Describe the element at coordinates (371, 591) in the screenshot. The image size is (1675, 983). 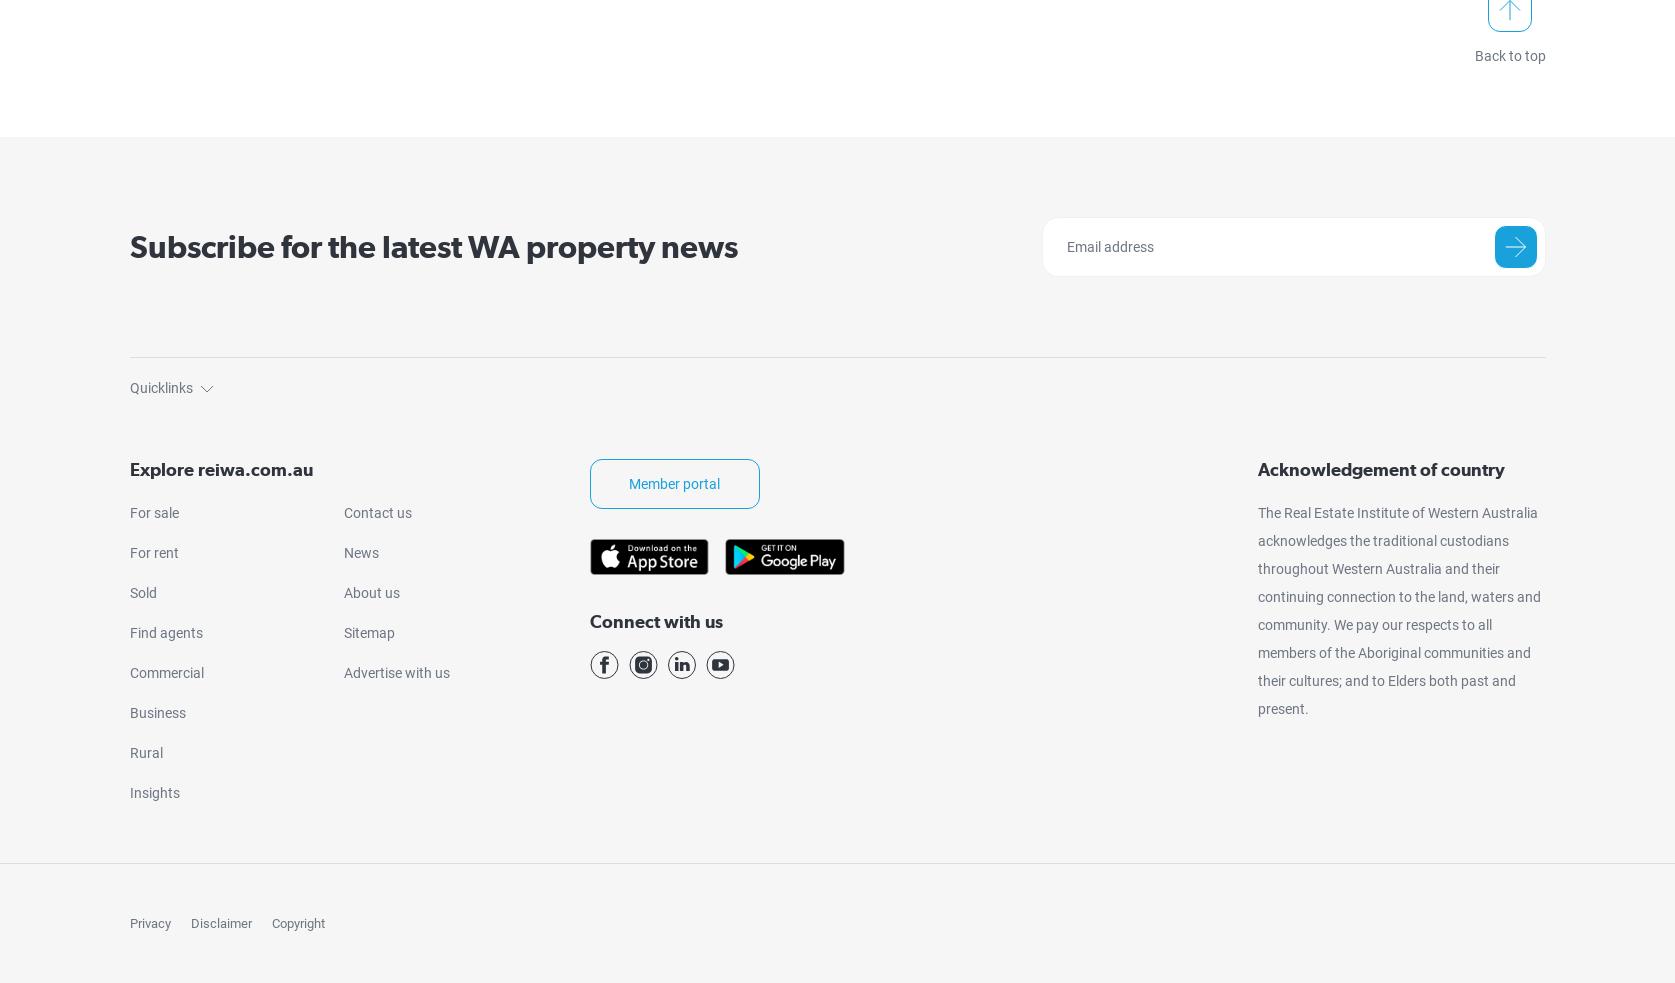
I see `'About us'` at that location.